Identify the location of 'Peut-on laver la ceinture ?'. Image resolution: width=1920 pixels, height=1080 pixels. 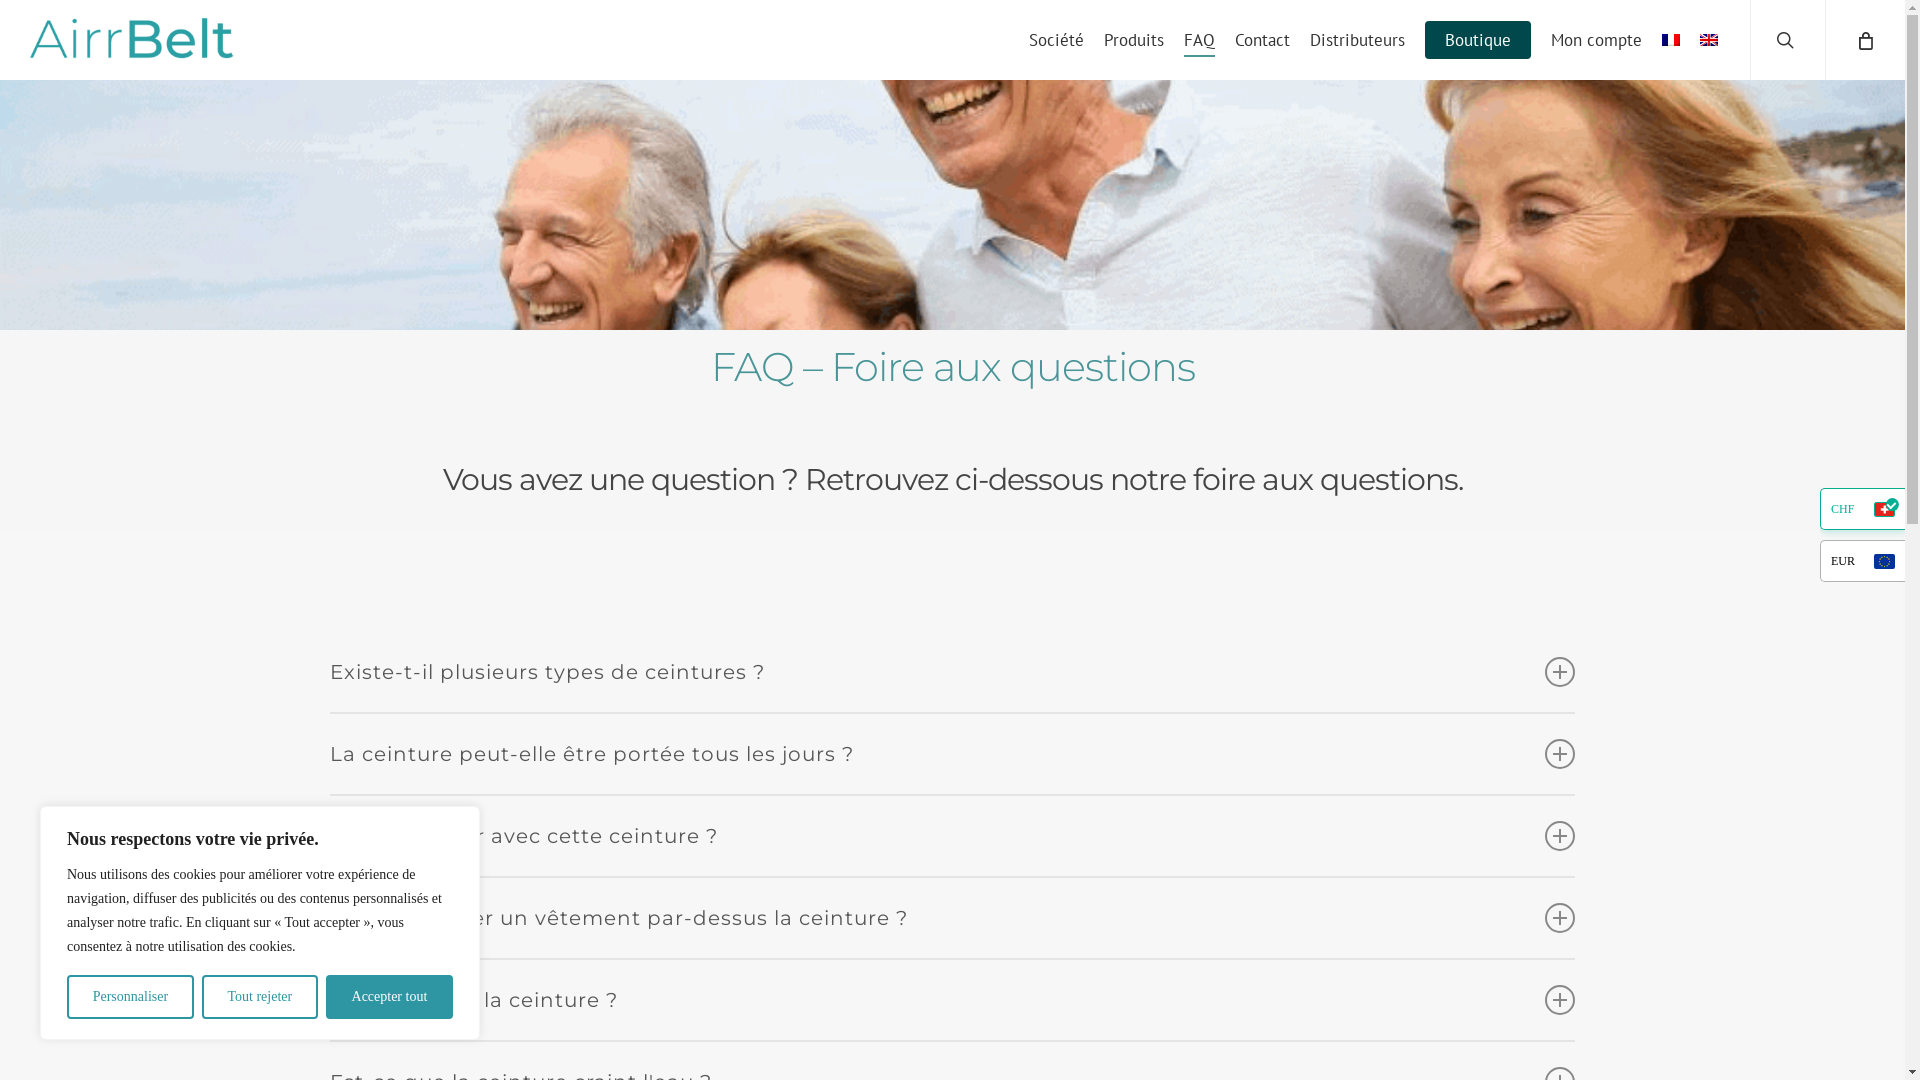
(951, 999).